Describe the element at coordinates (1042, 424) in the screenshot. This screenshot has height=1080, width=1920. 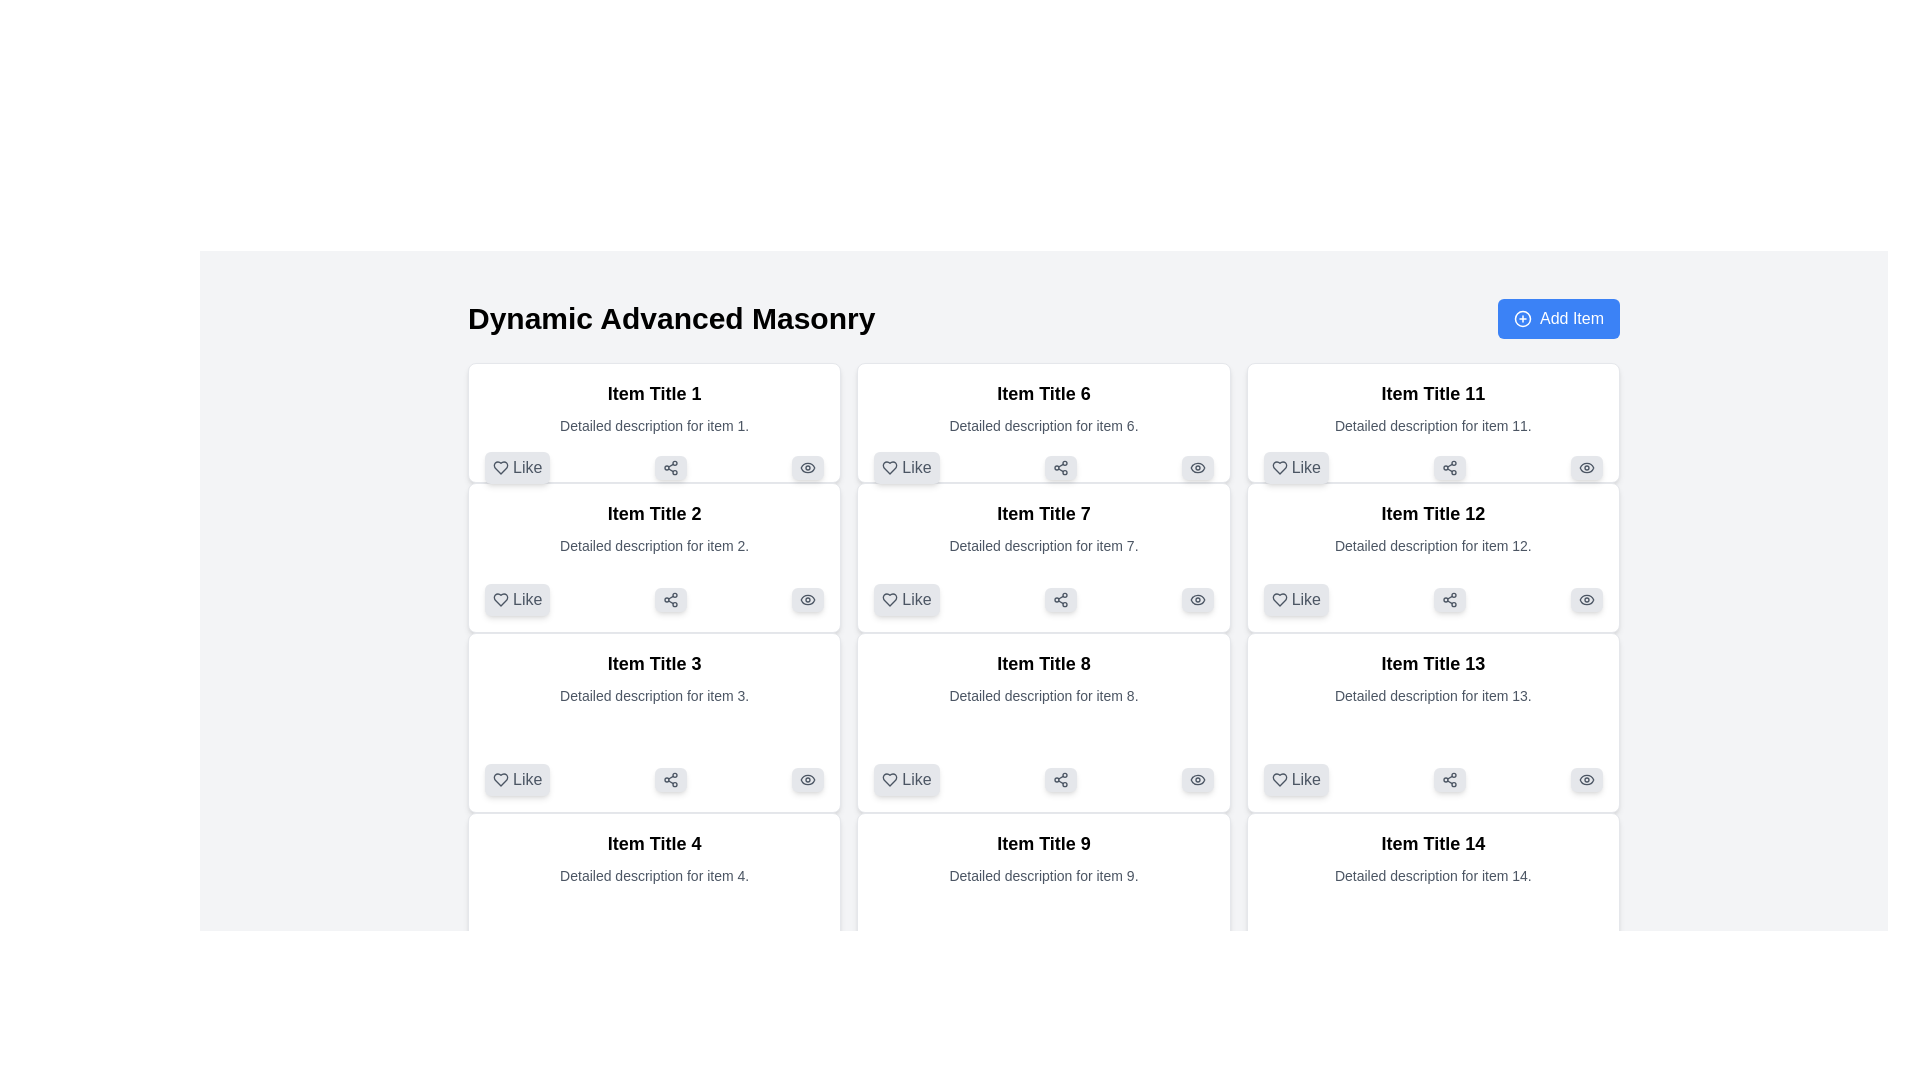
I see `the static textual content providing details about 'Item 6', located in the second row and second column of the grid layout, under the heading 'Item Title 6'` at that location.